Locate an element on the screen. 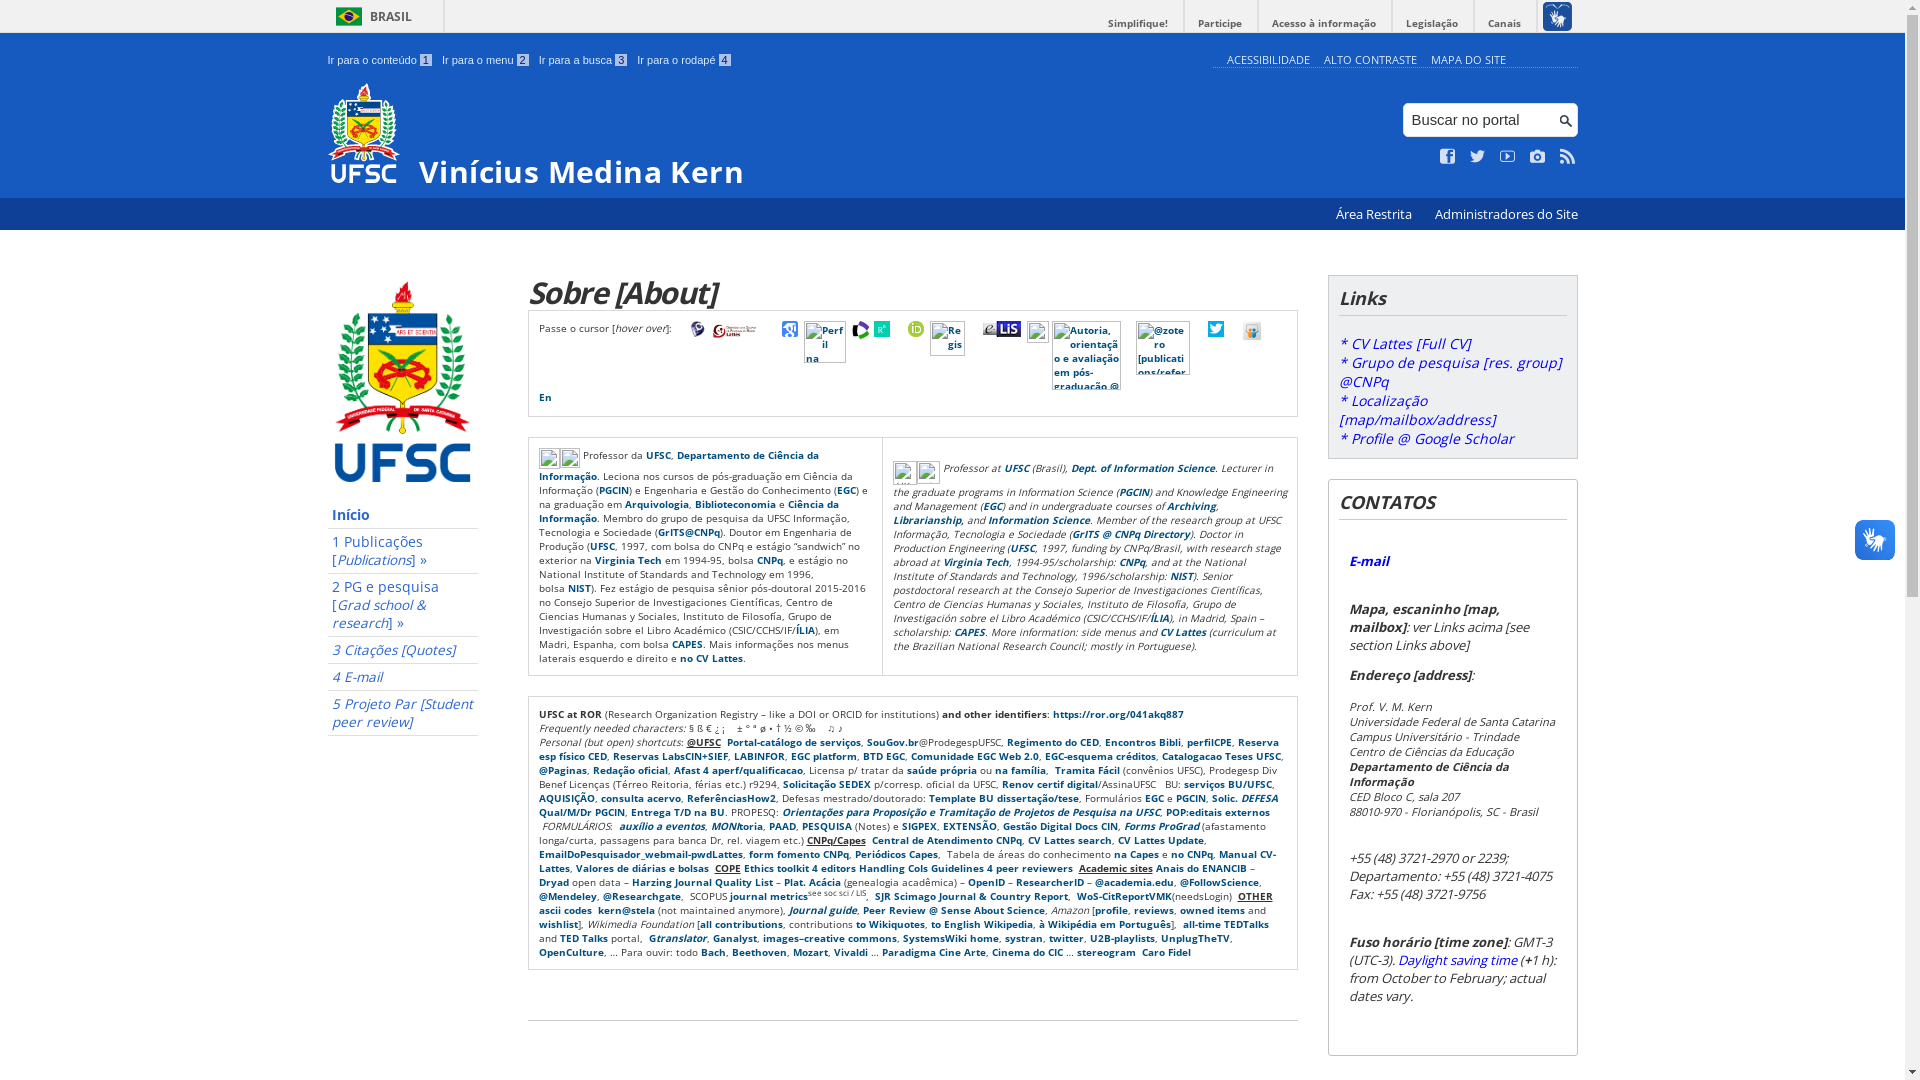 Image resolution: width=1920 pixels, height=1080 pixels. 'form fomento CNPq' is located at coordinates (747, 853).